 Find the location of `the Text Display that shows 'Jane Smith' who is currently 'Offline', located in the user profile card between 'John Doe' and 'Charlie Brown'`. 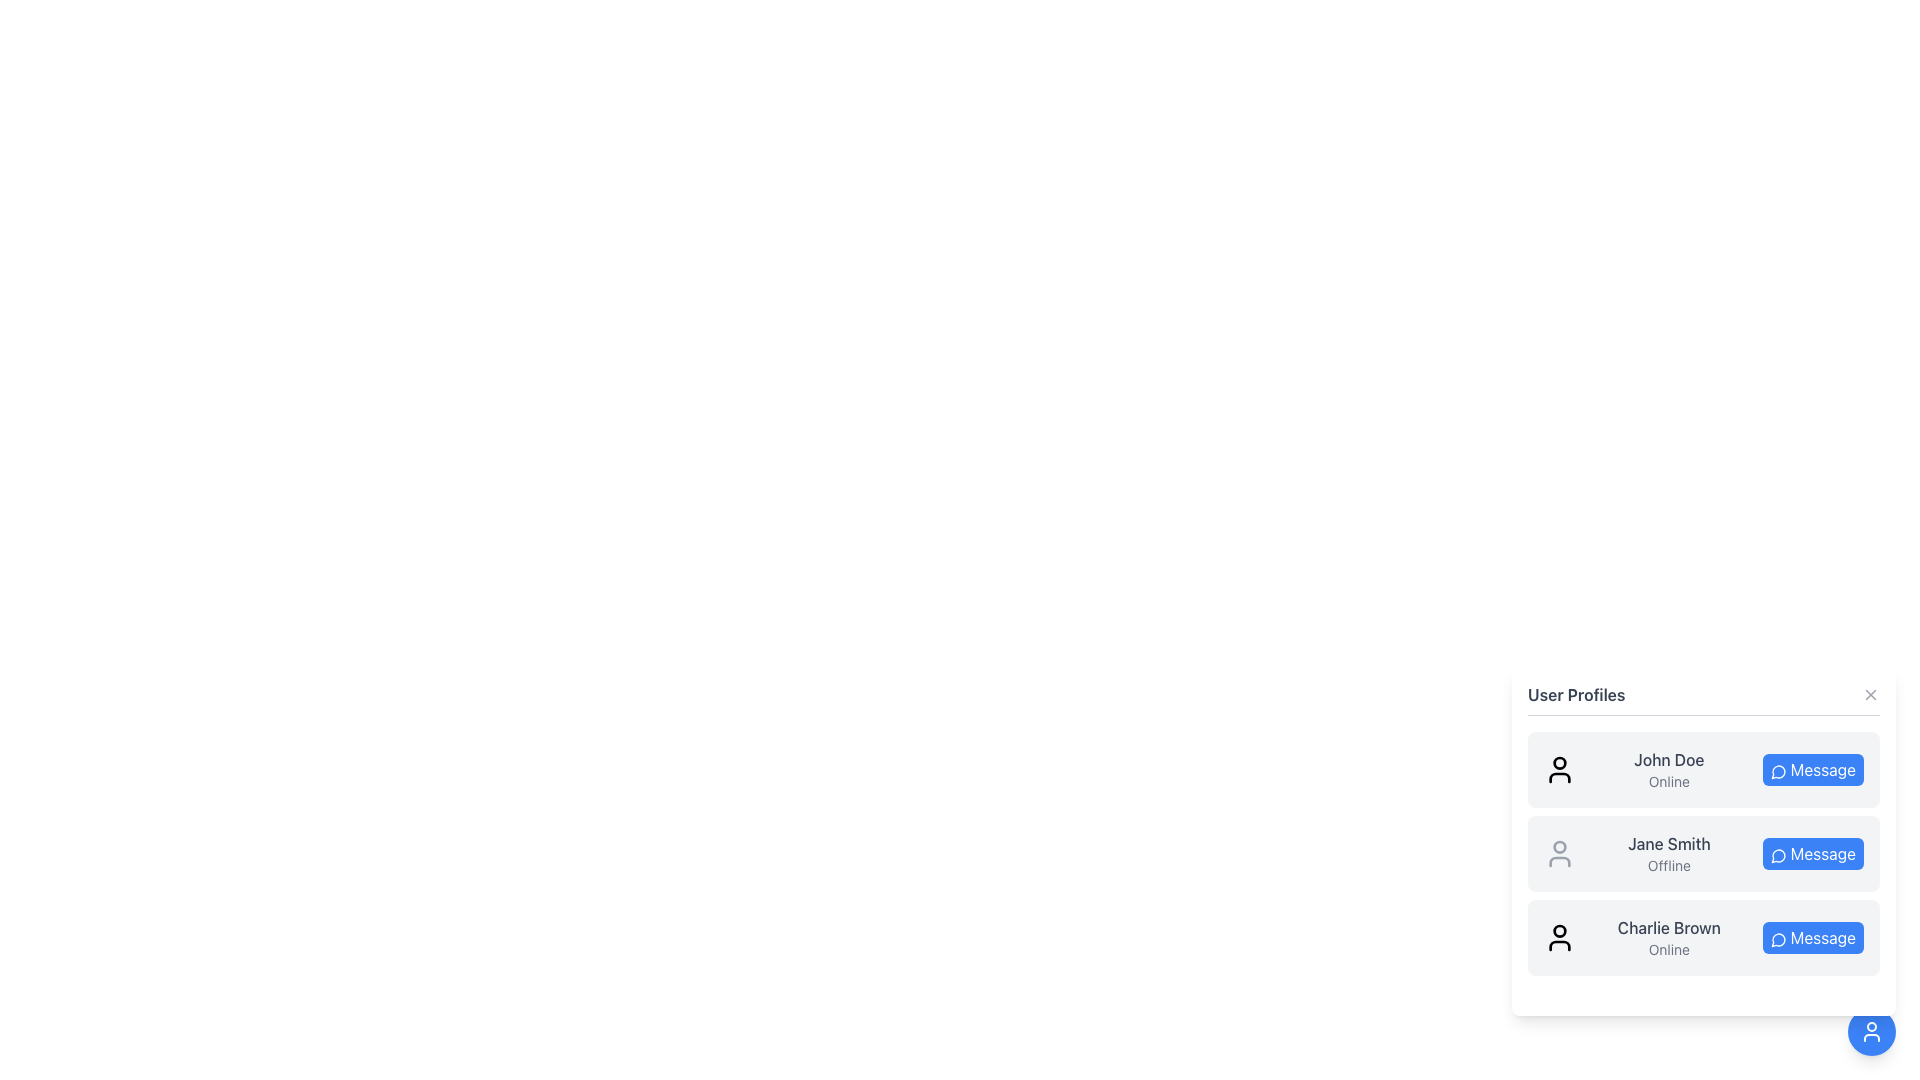

the Text Display that shows 'Jane Smith' who is currently 'Offline', located in the user profile card between 'John Doe' and 'Charlie Brown' is located at coordinates (1669, 853).